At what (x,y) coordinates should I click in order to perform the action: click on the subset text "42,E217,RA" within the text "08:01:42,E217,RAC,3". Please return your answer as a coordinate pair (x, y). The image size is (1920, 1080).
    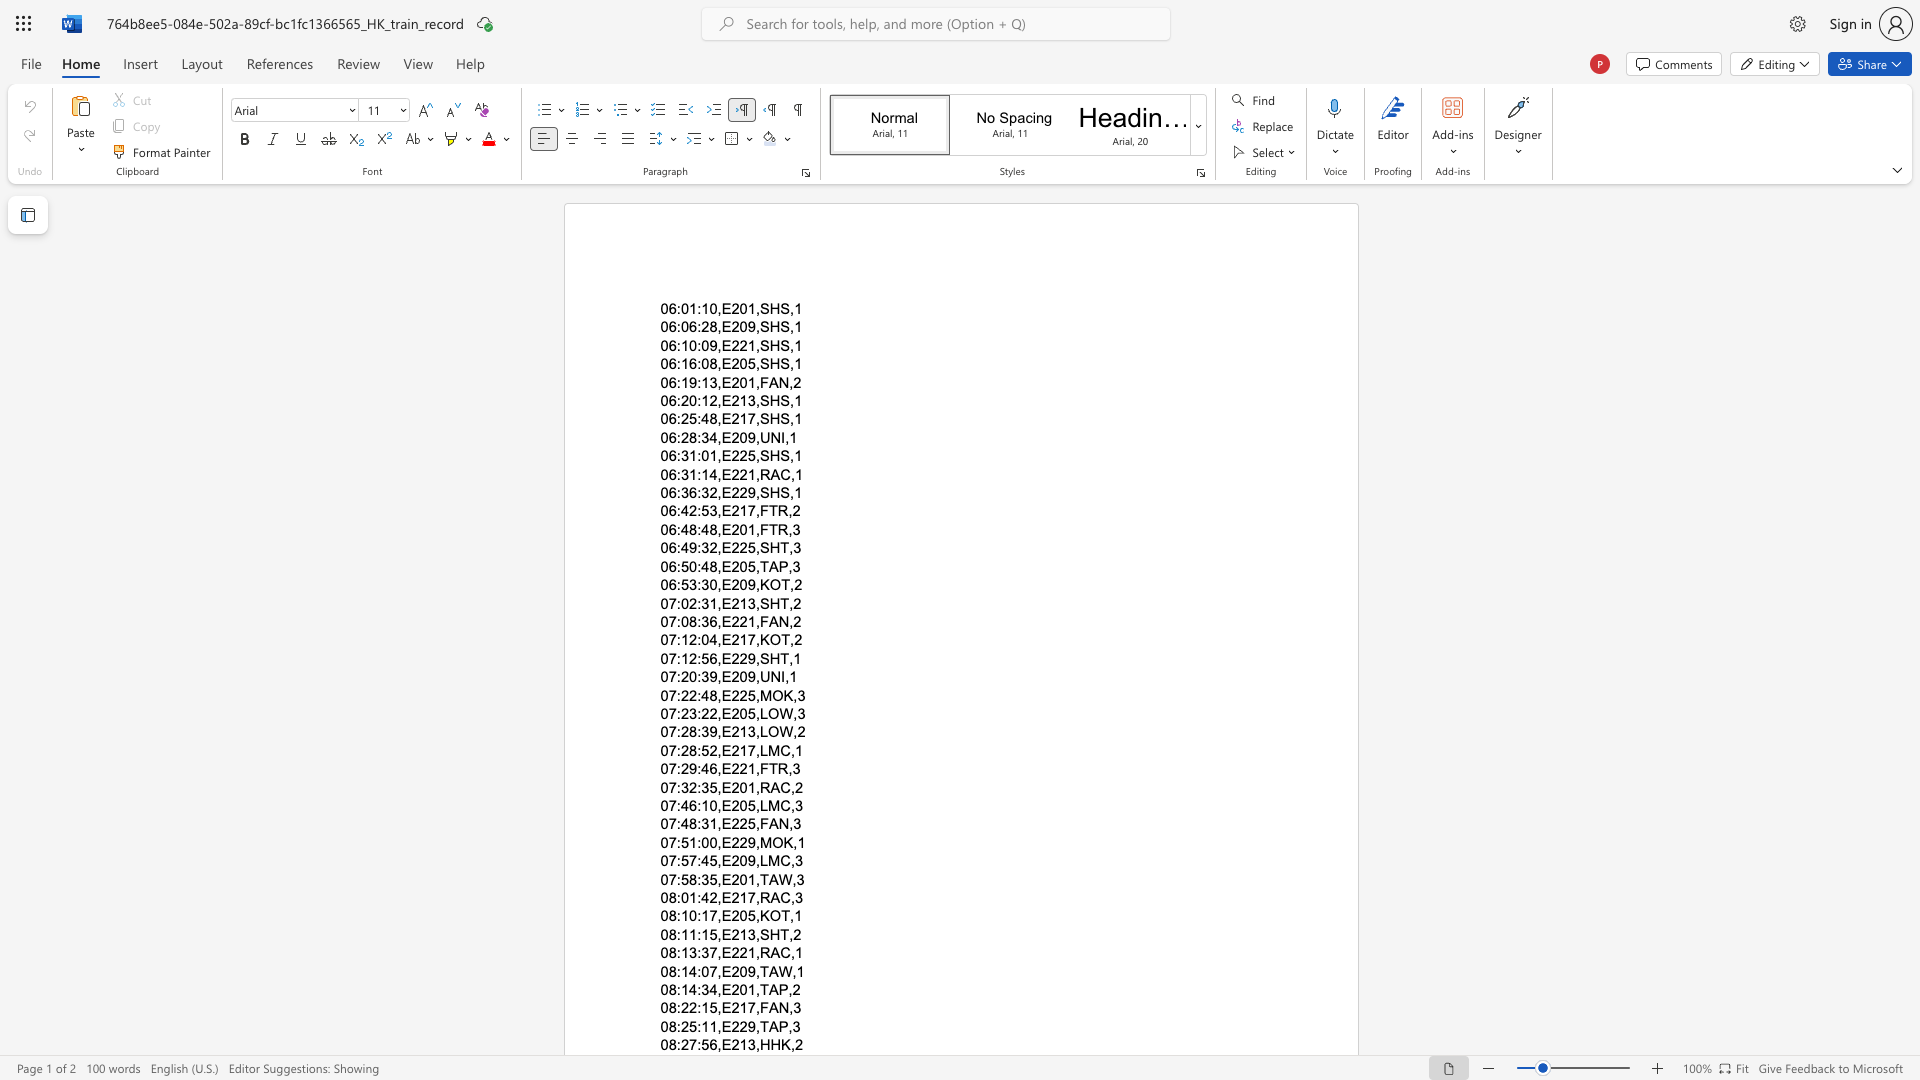
    Looking at the image, I should click on (701, 897).